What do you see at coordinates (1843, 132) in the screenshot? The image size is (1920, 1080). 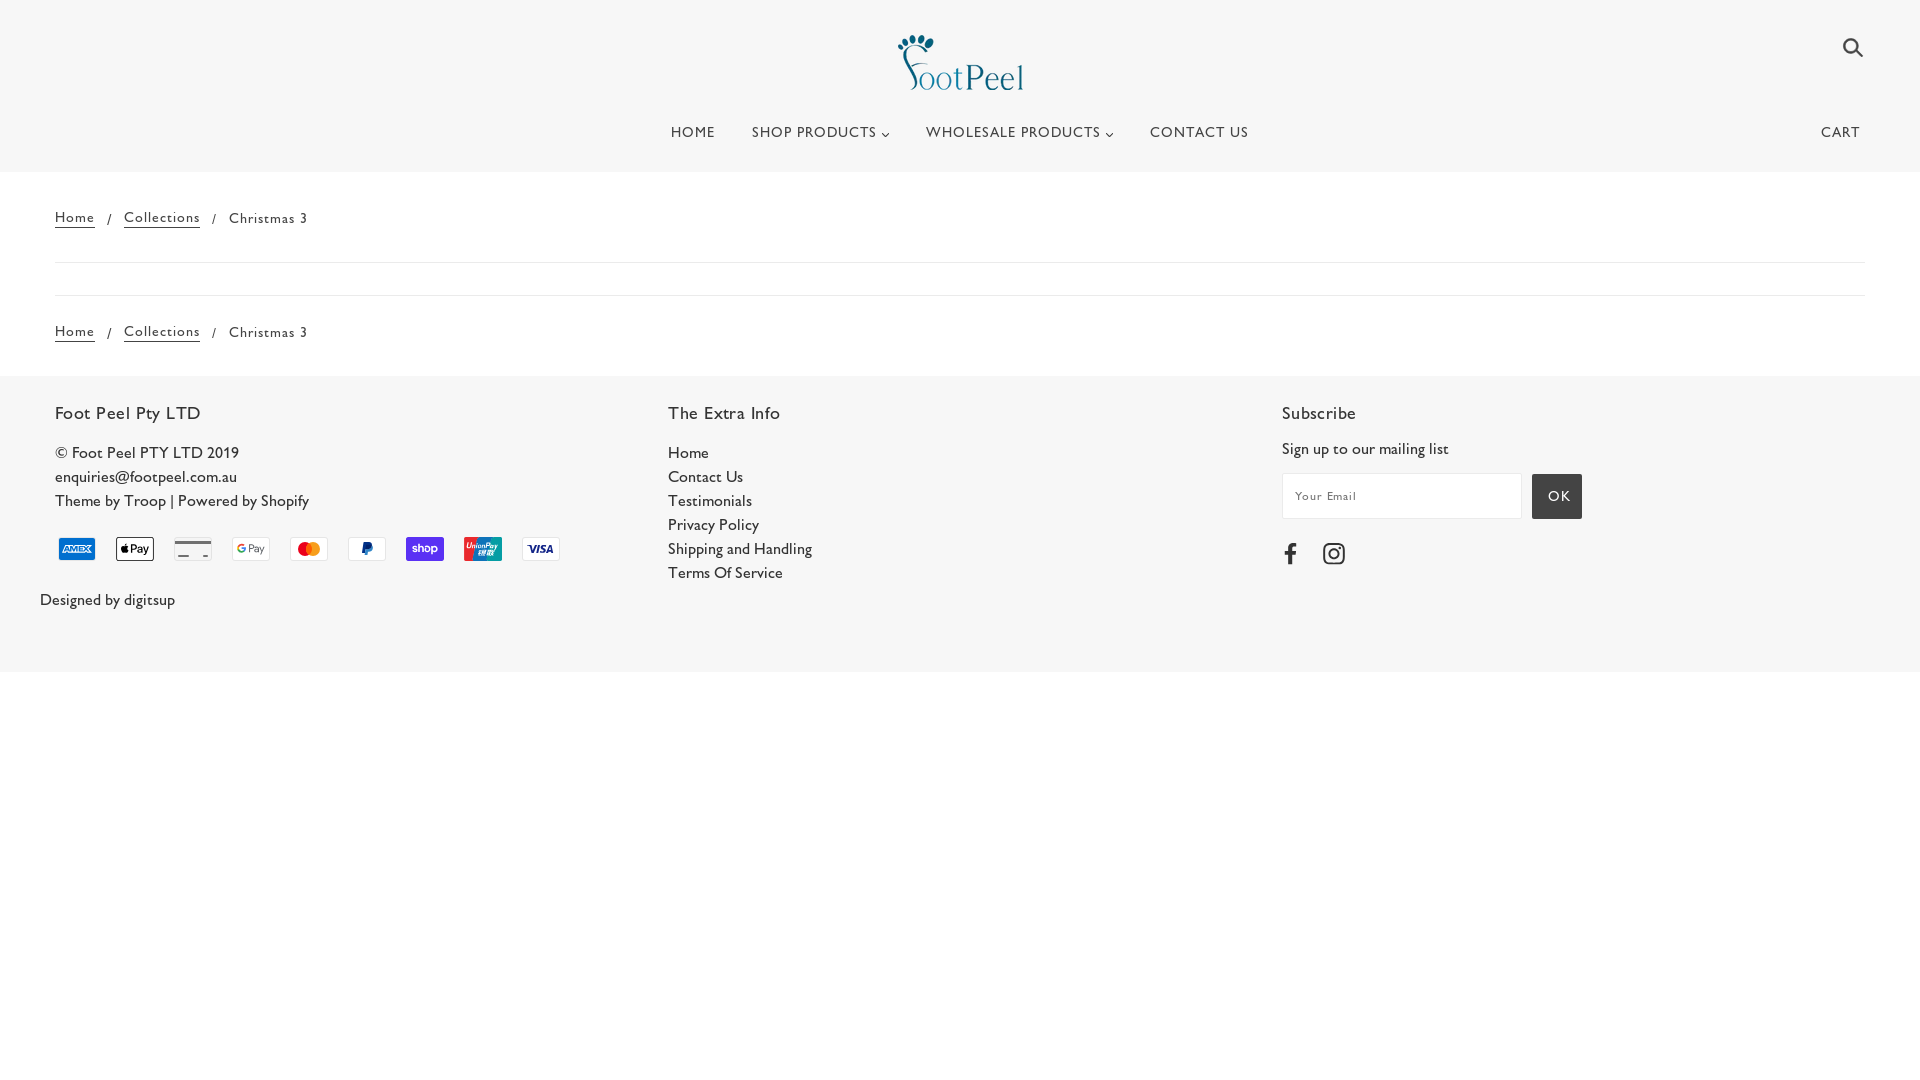 I see `'CART'` at bounding box center [1843, 132].